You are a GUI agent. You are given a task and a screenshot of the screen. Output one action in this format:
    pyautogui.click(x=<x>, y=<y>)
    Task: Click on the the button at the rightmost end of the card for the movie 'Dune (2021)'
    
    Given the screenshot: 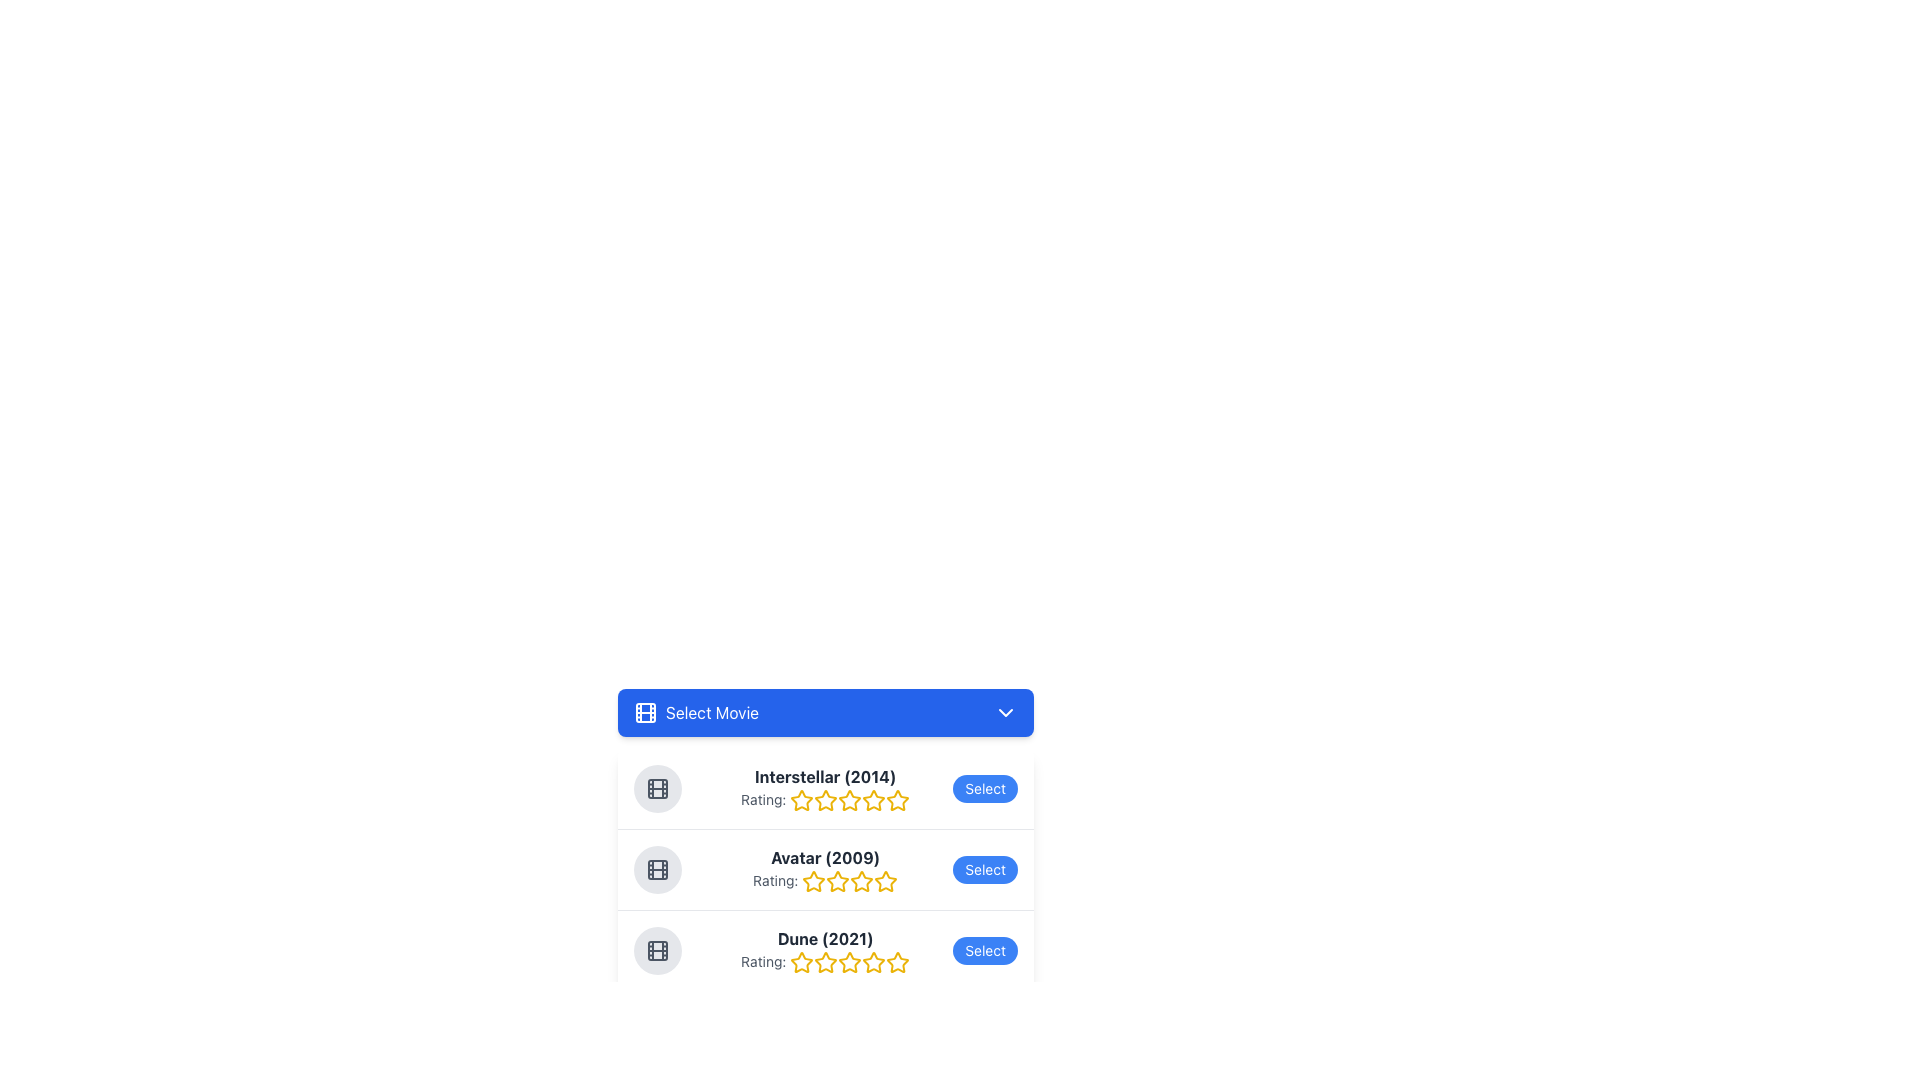 What is the action you would take?
    pyautogui.click(x=985, y=950)
    